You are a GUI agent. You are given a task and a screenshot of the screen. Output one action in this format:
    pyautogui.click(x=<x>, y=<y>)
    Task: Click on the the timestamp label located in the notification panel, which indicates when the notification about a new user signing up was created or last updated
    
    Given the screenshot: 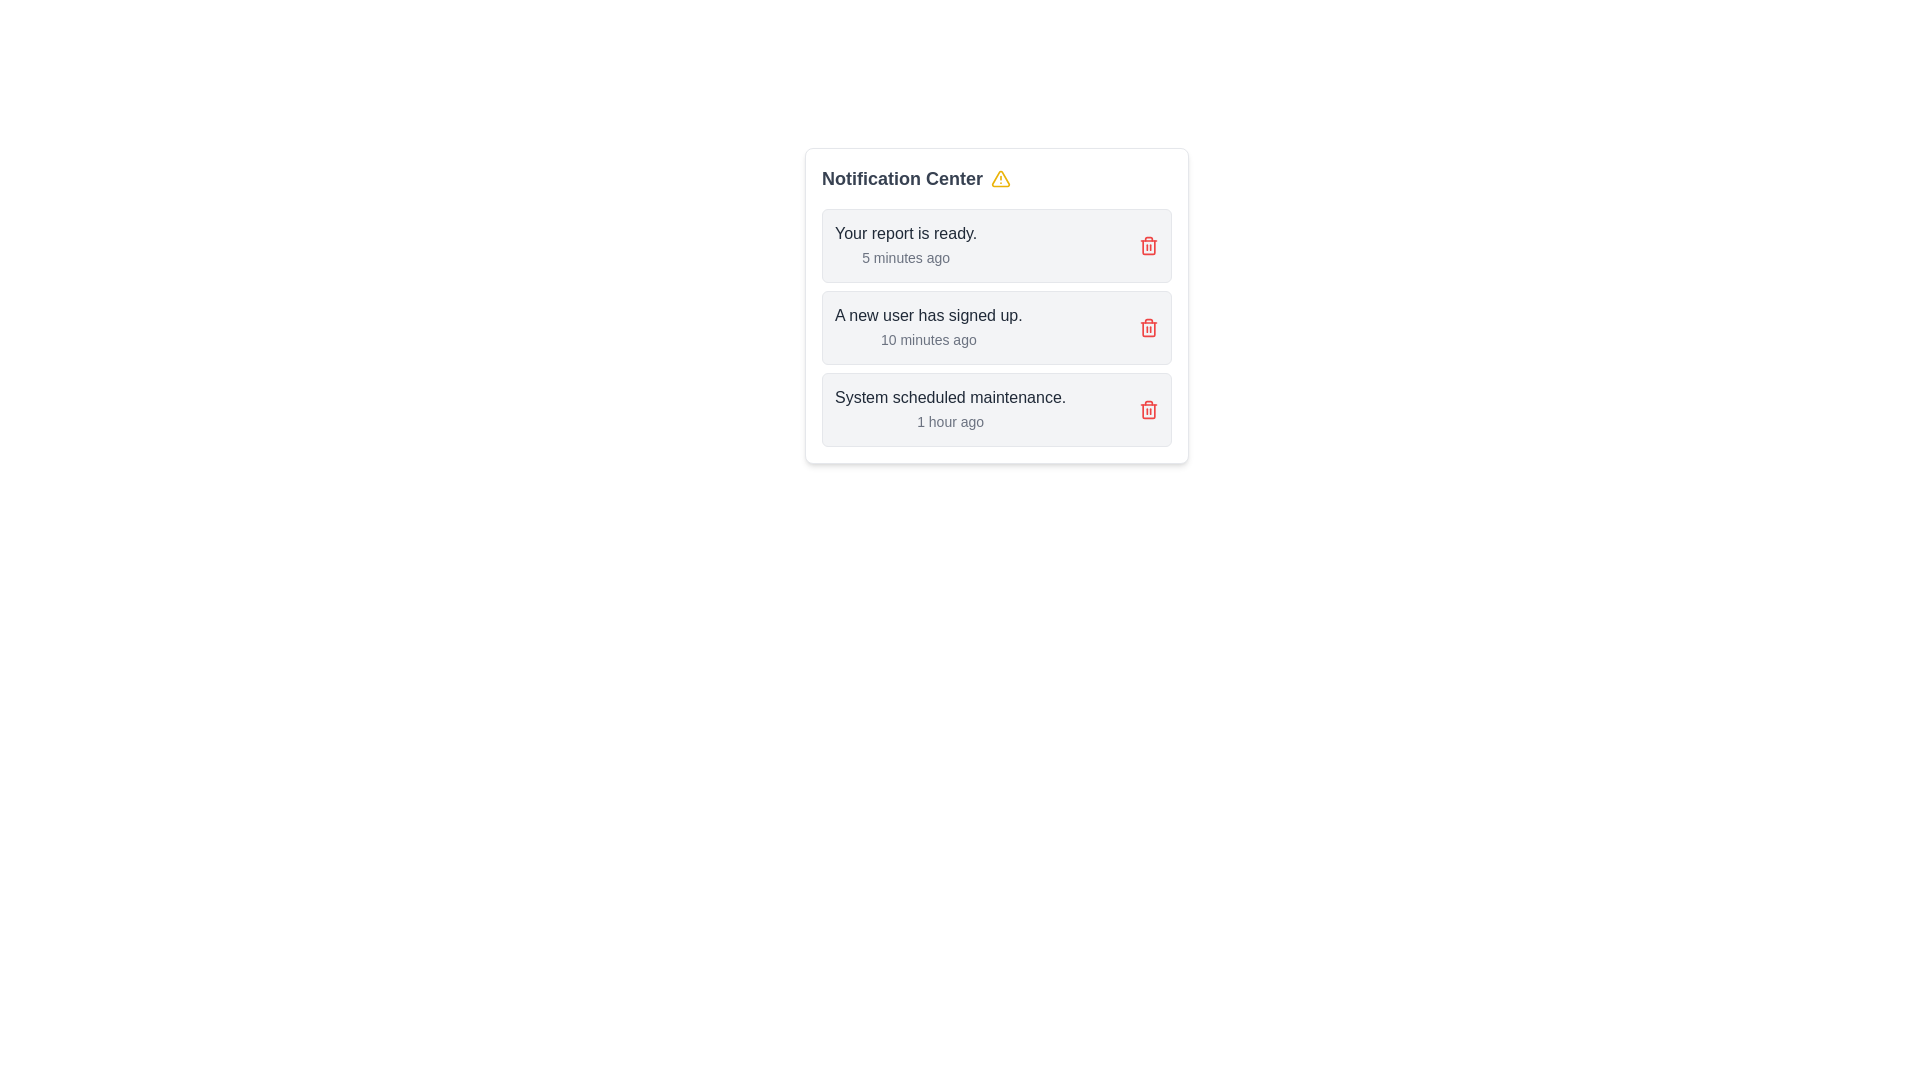 What is the action you would take?
    pyautogui.click(x=927, y=338)
    